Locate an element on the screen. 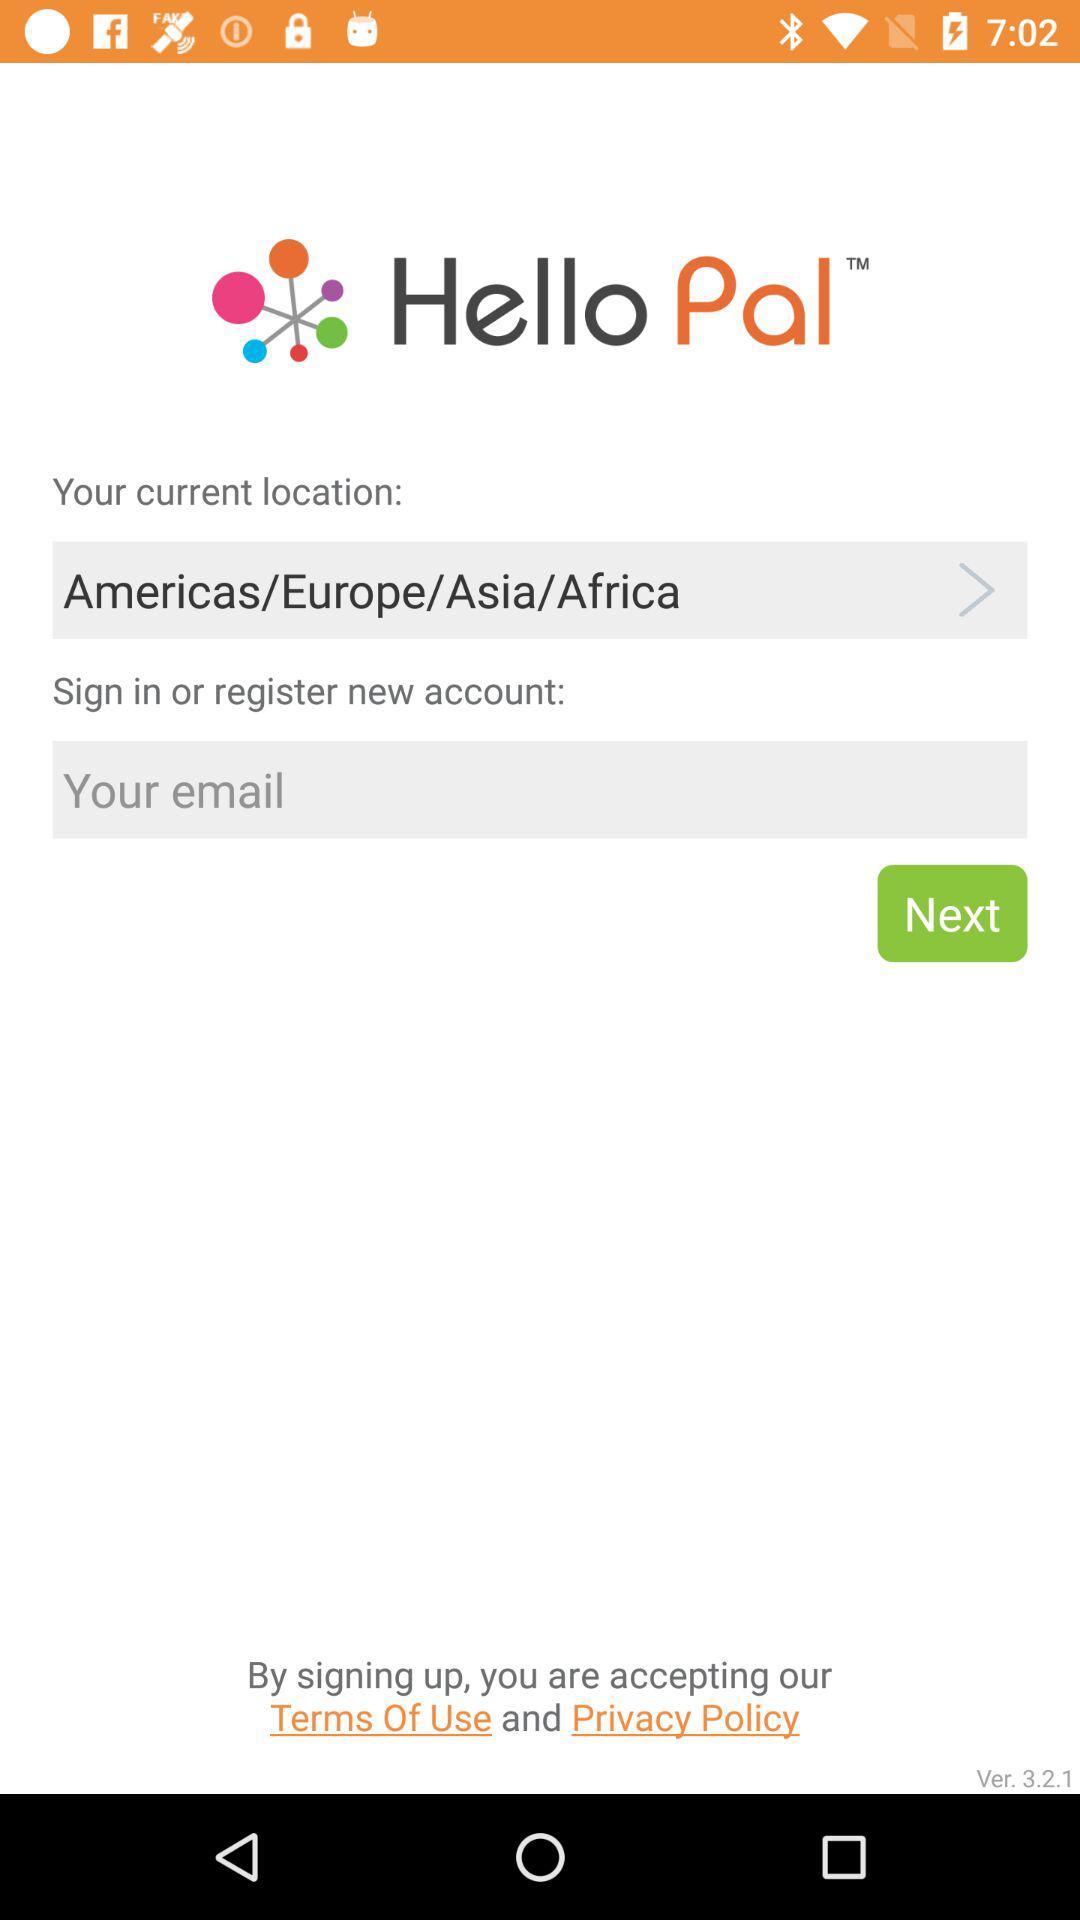 The height and width of the screenshot is (1920, 1080). item above your current location: item is located at coordinates (540, 238).